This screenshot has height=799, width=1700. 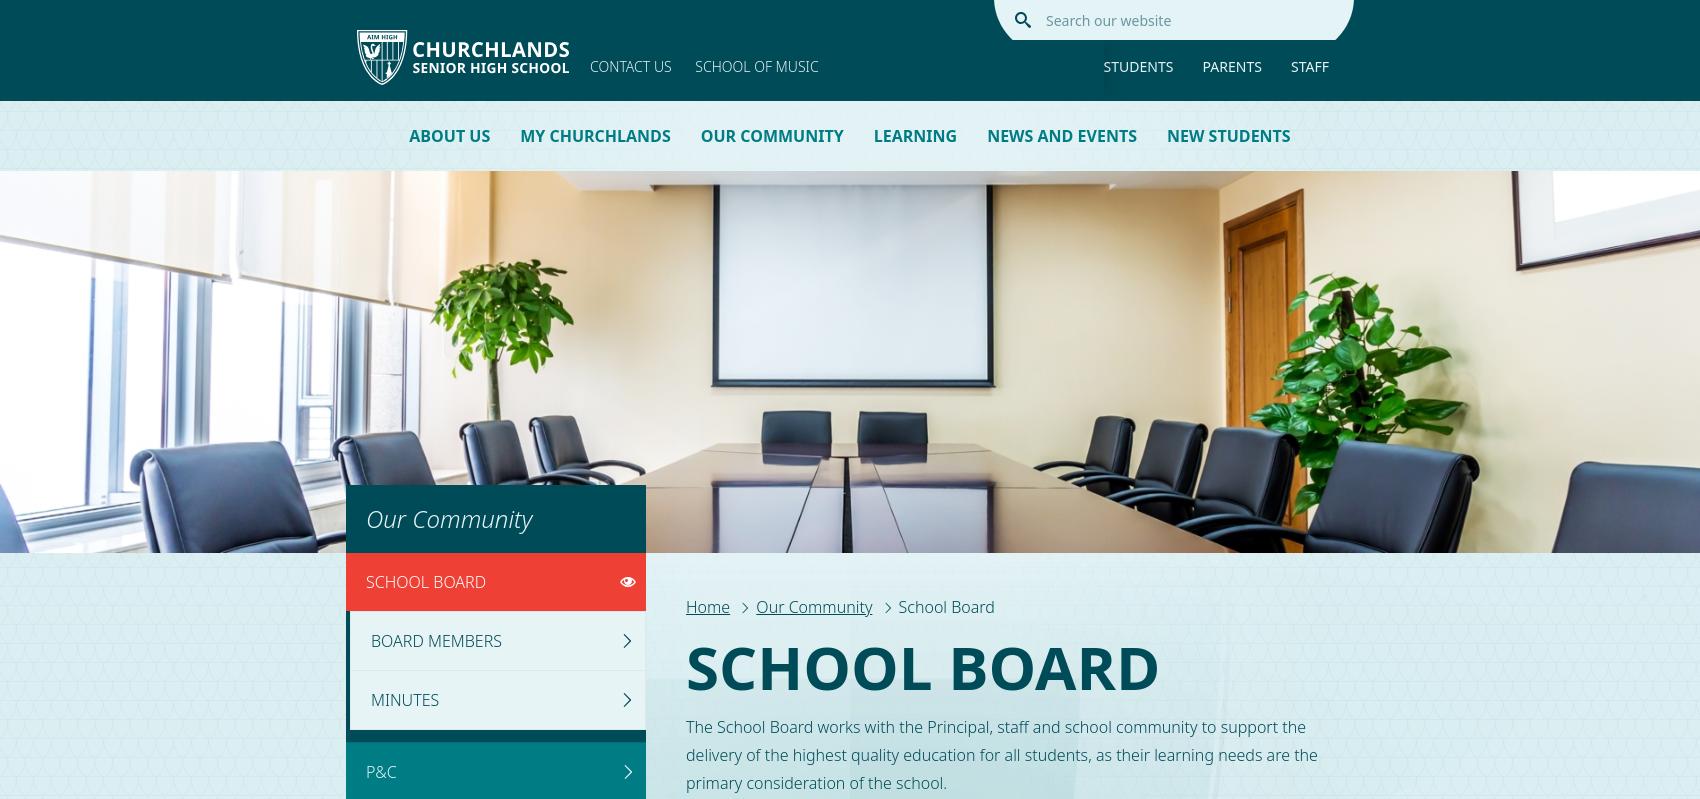 What do you see at coordinates (408, 135) in the screenshot?
I see `'About Us'` at bounding box center [408, 135].